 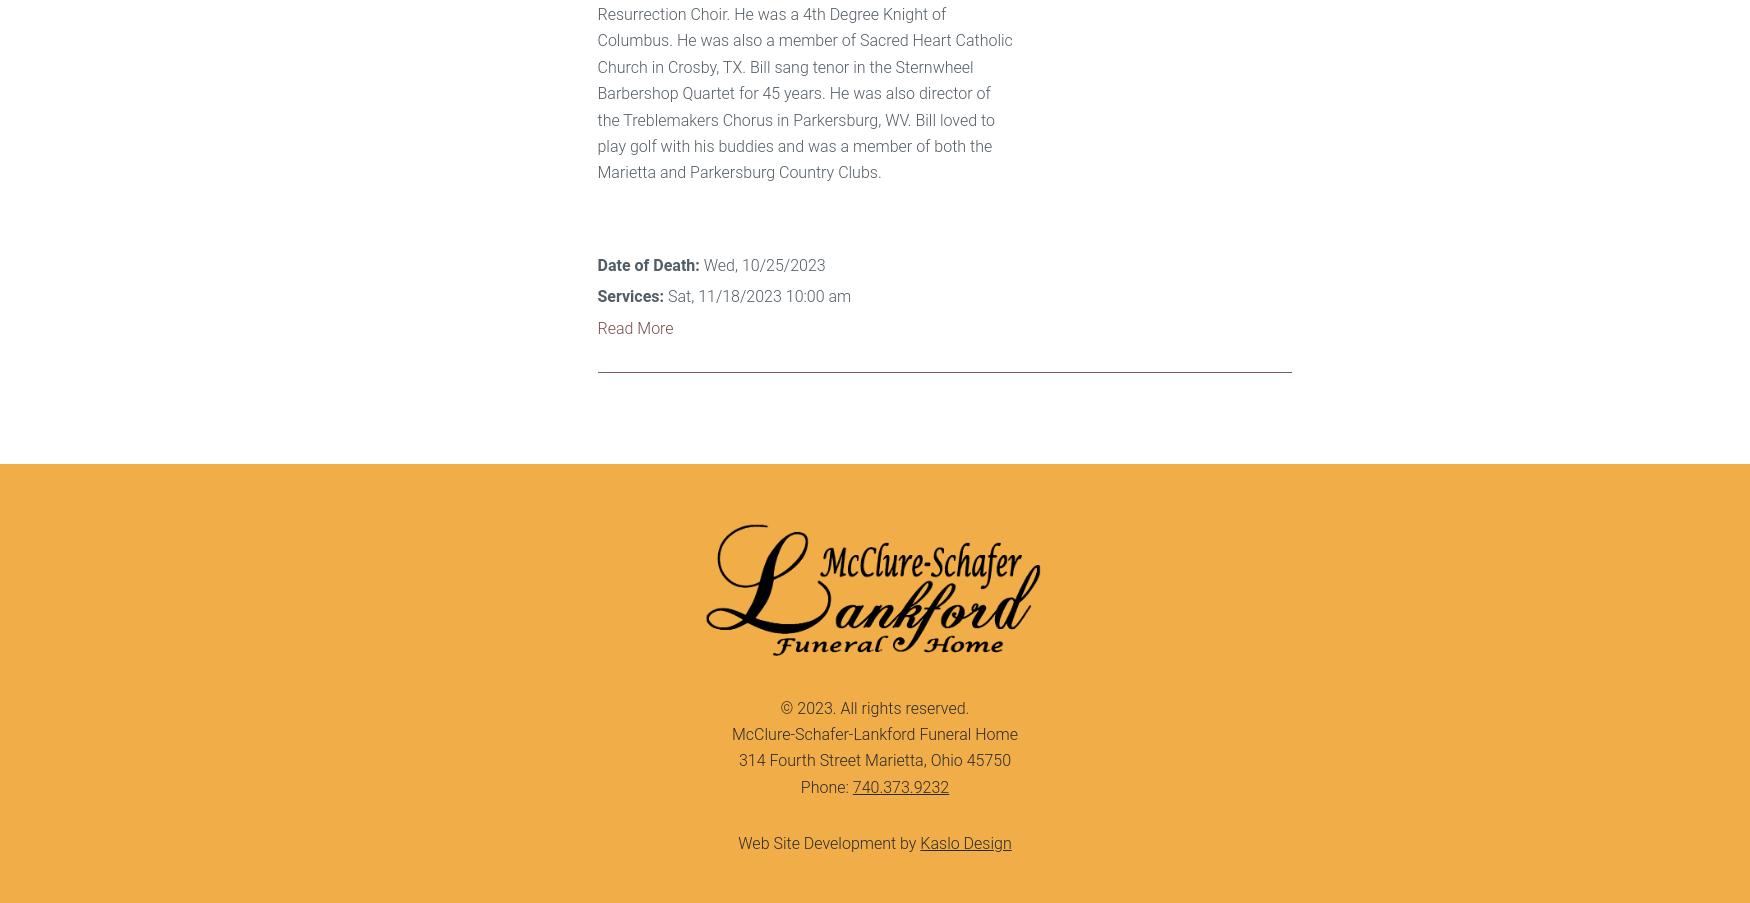 What do you see at coordinates (874, 734) in the screenshot?
I see `'McClure-Schafer-Lankford Funeral Home'` at bounding box center [874, 734].